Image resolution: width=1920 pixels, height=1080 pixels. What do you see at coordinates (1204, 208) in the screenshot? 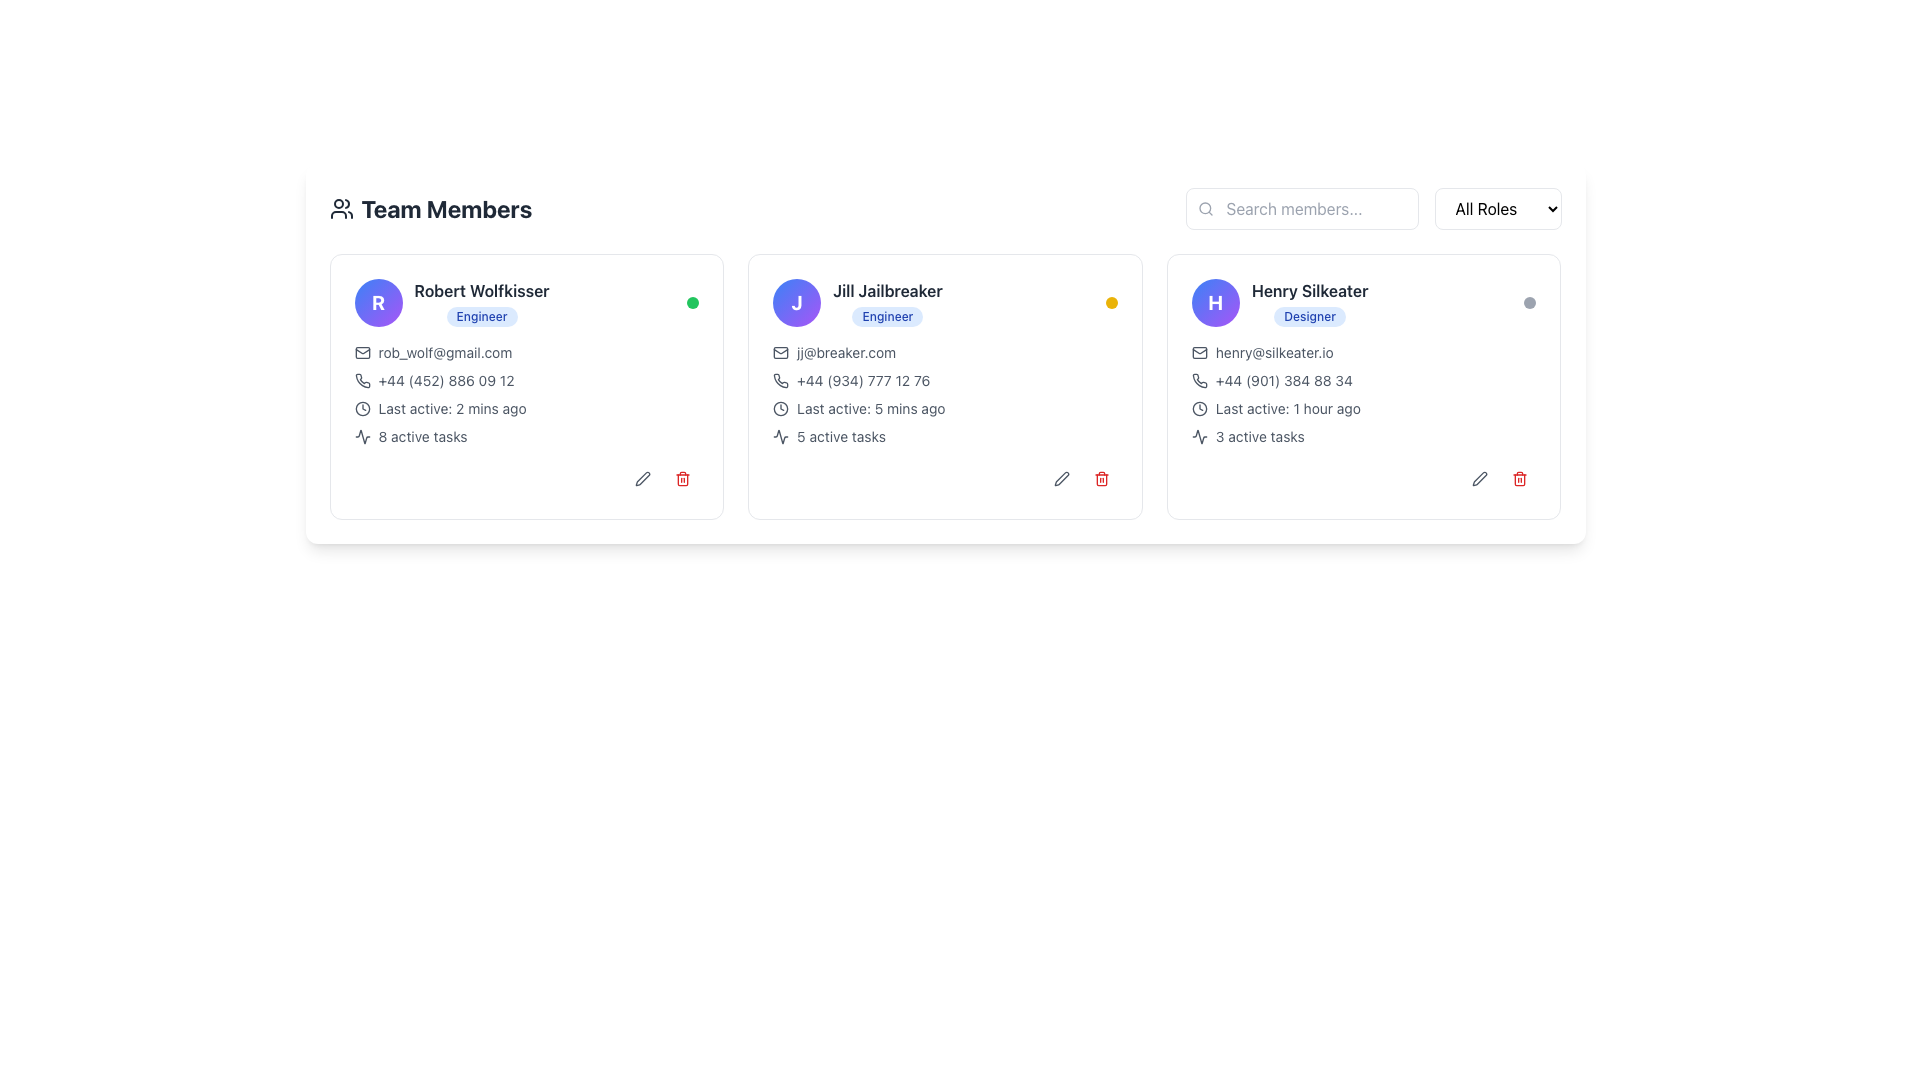
I see `the decorative search icon located inside the left part of the search input field labeled 'Search members...'` at bounding box center [1204, 208].